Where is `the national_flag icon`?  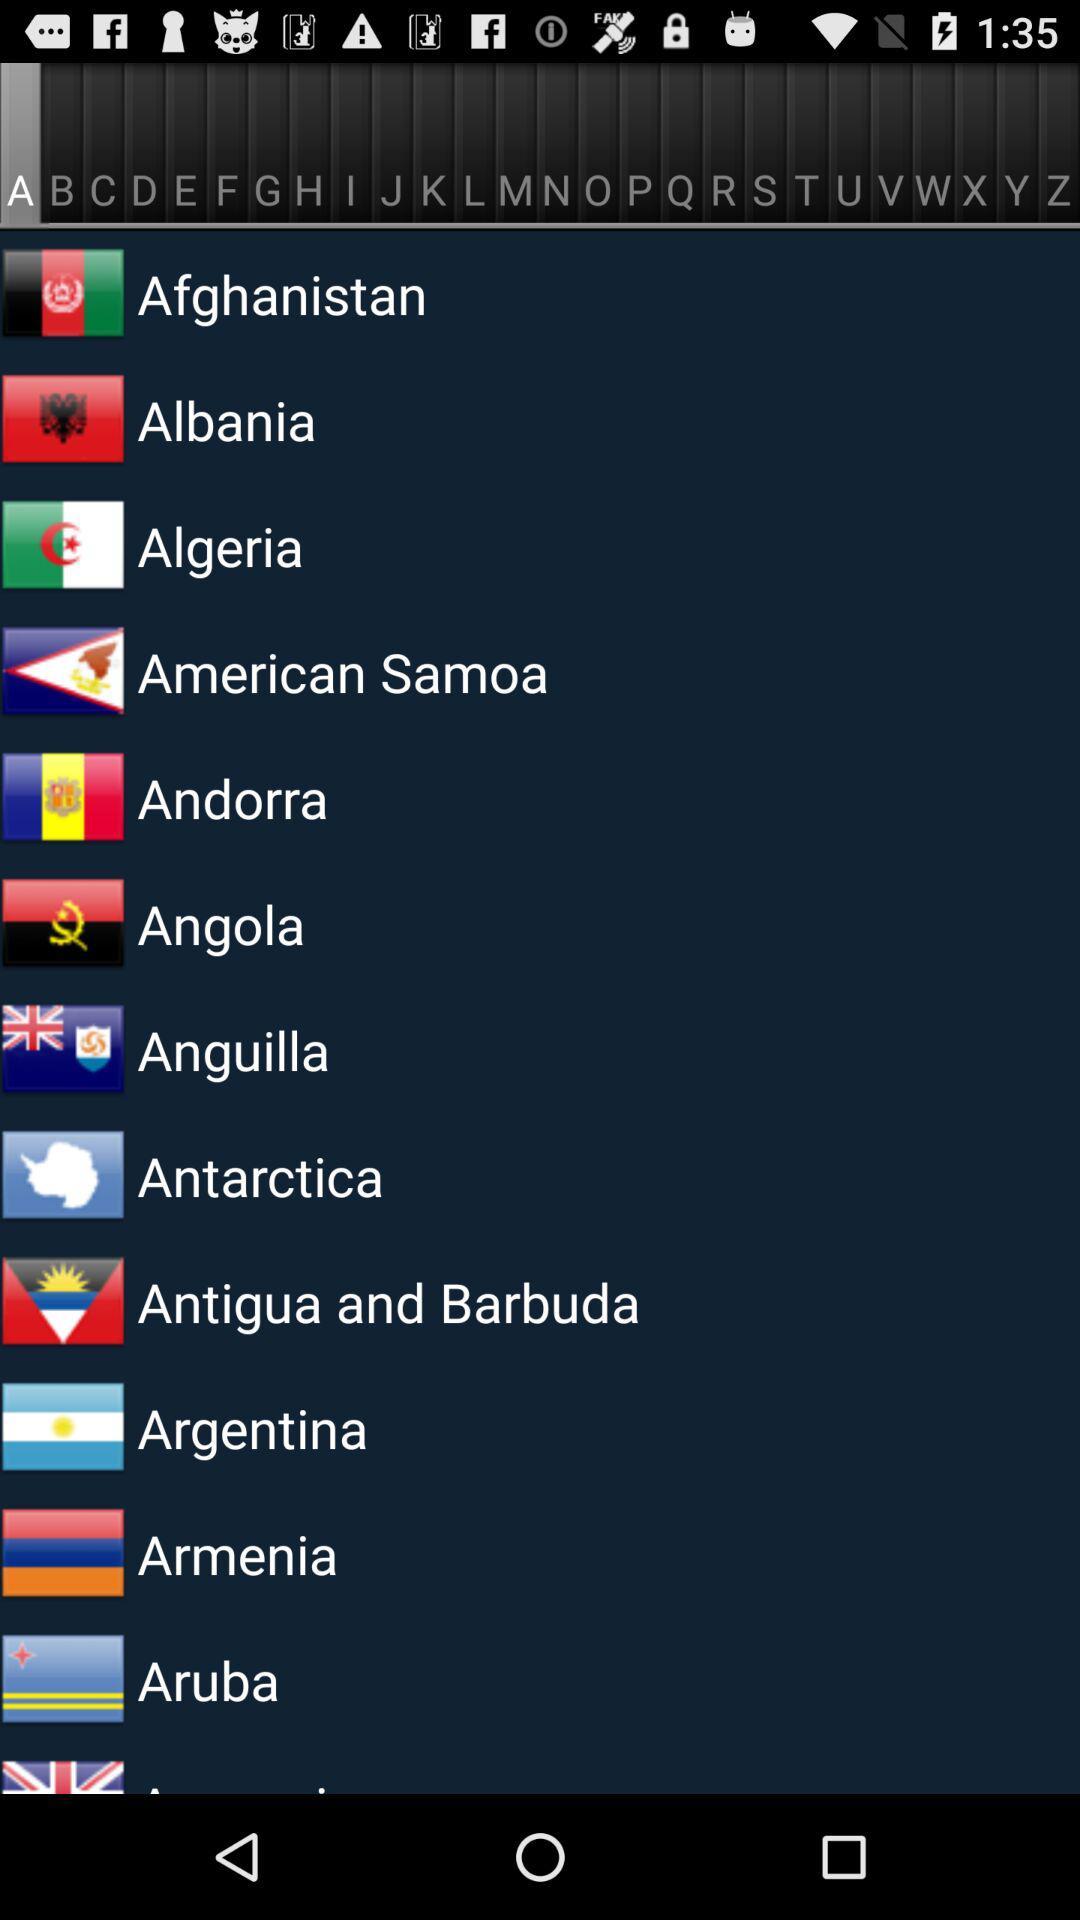
the national_flag icon is located at coordinates (61, 719).